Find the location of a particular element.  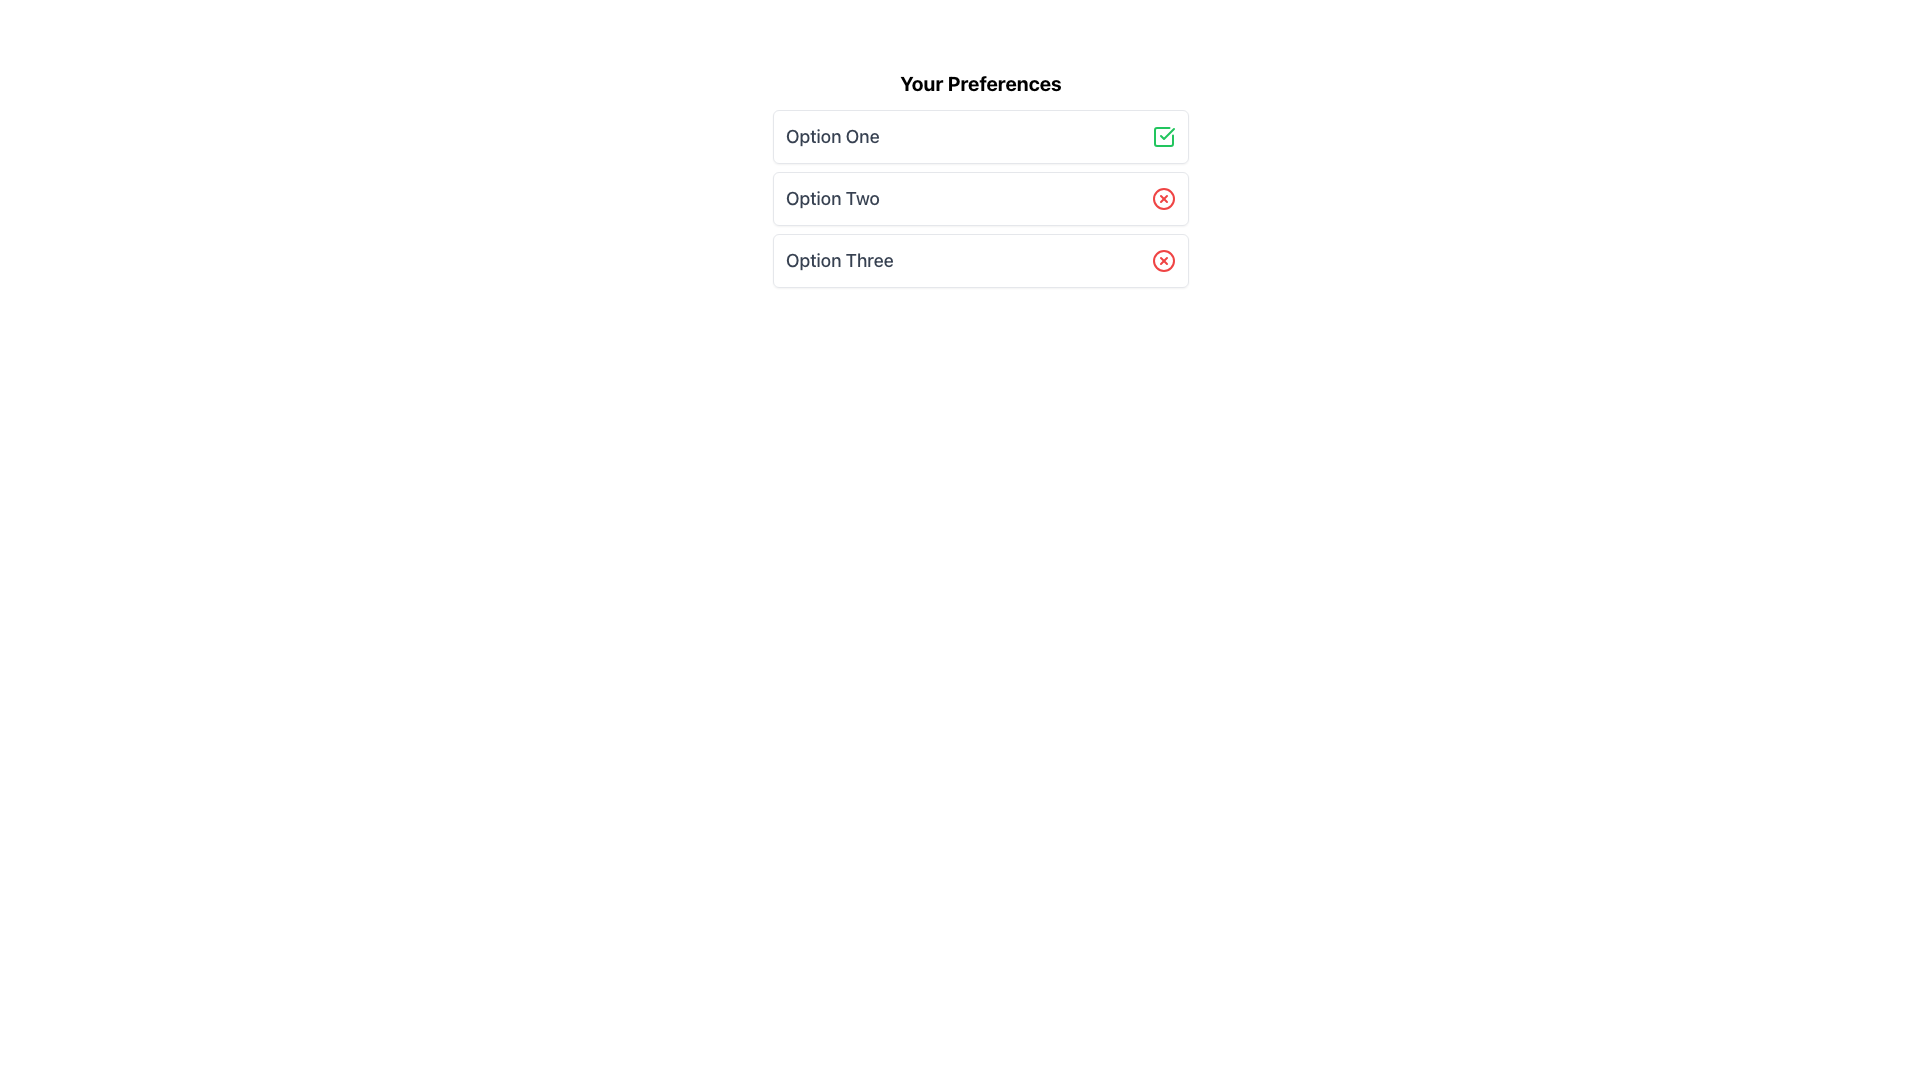

the green checkmark icon located to the right of the text 'Option One' in the list item is located at coordinates (1163, 136).